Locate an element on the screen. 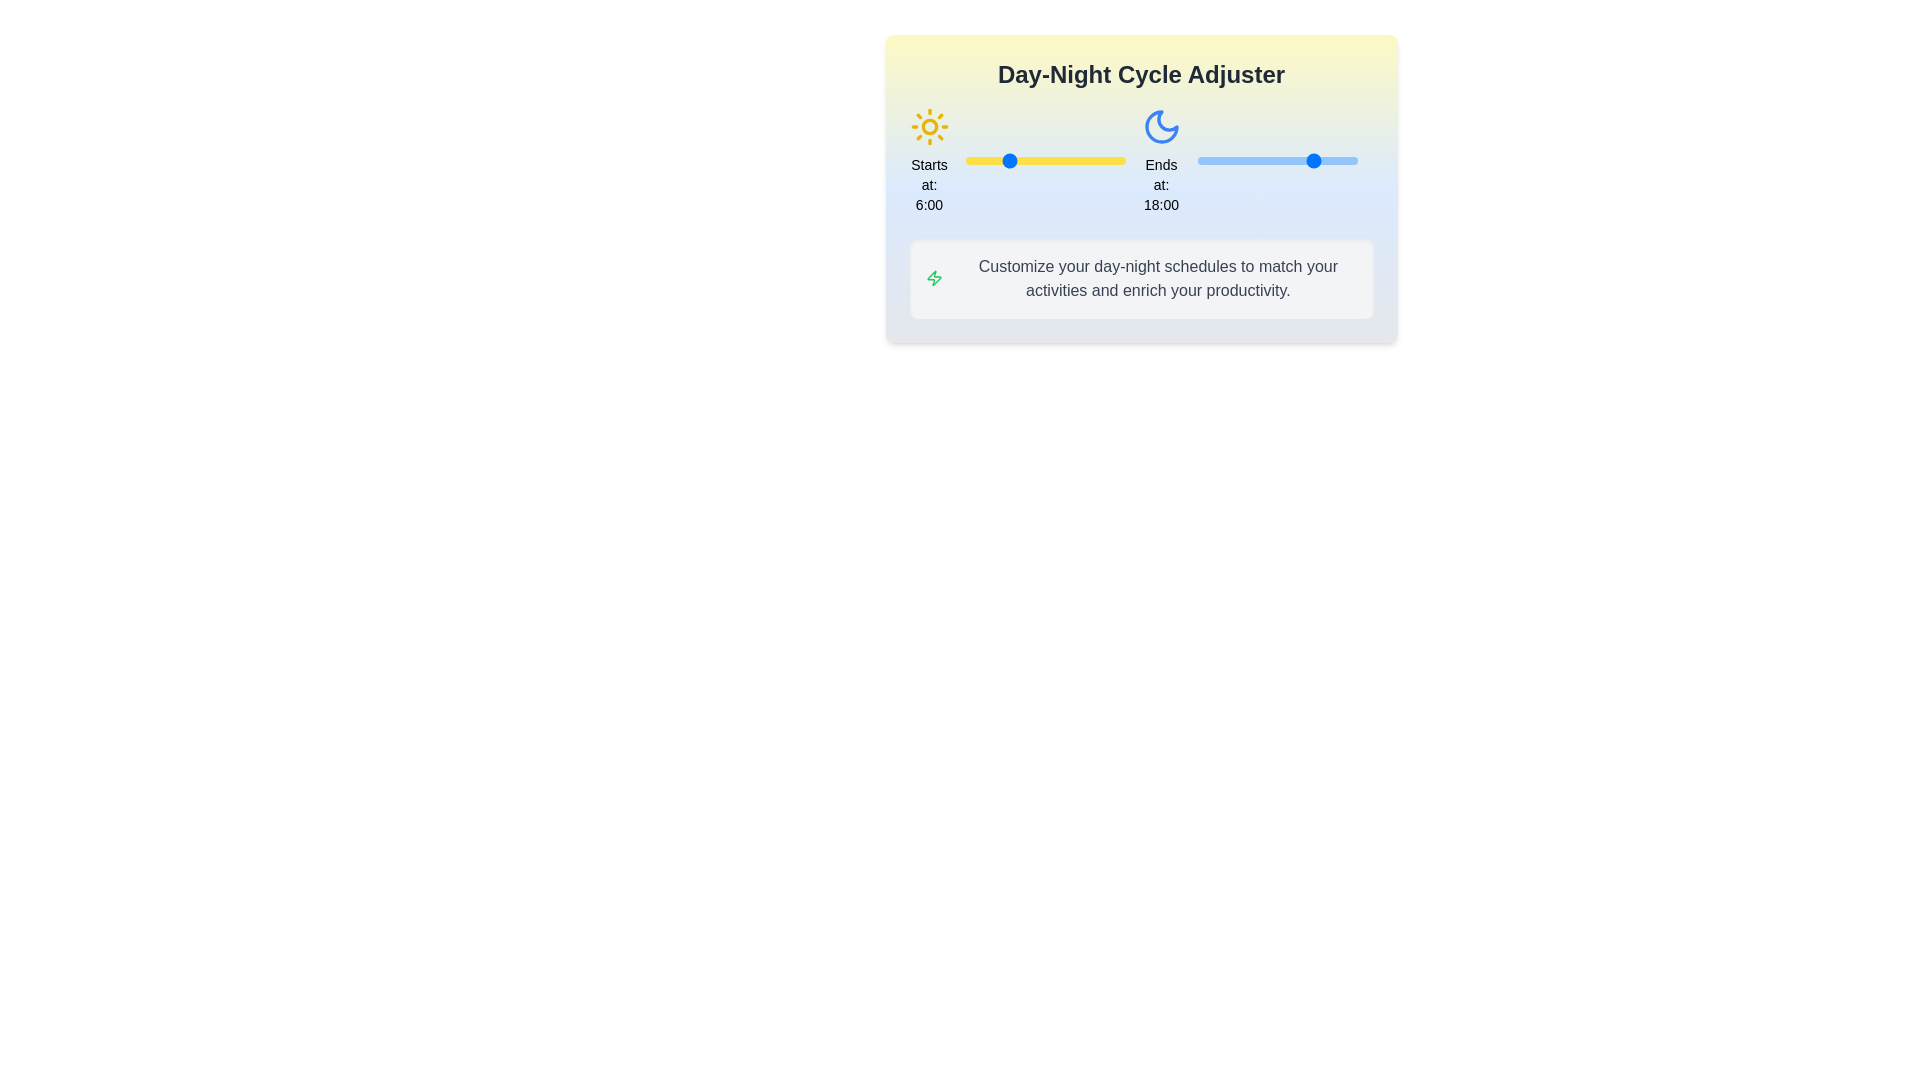  the end time of the day cycle to 23 hours using the right slider is located at coordinates (1350, 160).